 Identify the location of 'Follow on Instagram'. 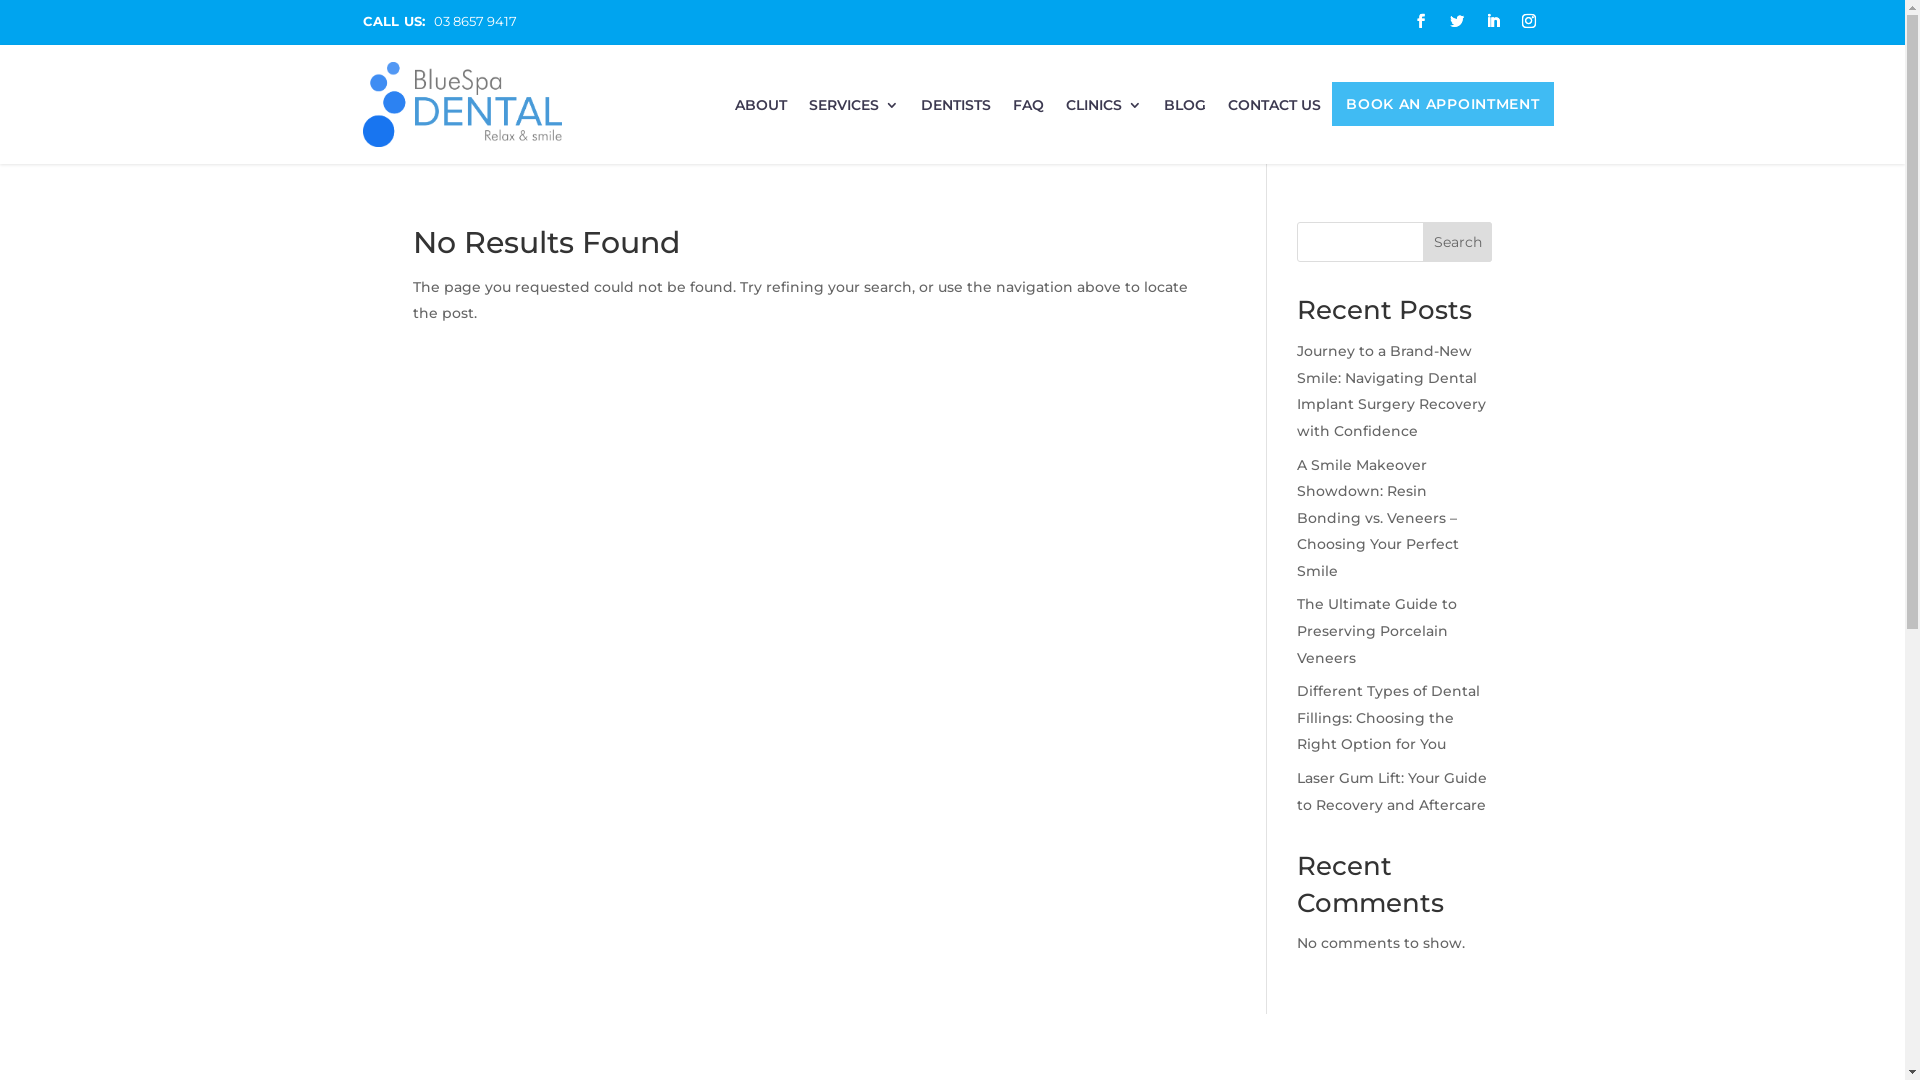
(1526, 20).